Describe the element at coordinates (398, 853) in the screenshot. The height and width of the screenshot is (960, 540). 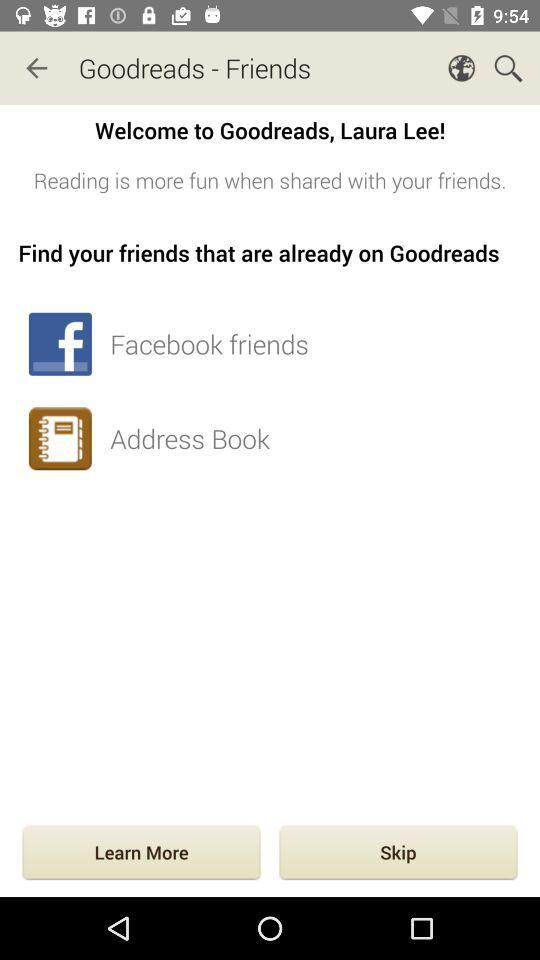
I see `the skip item` at that location.